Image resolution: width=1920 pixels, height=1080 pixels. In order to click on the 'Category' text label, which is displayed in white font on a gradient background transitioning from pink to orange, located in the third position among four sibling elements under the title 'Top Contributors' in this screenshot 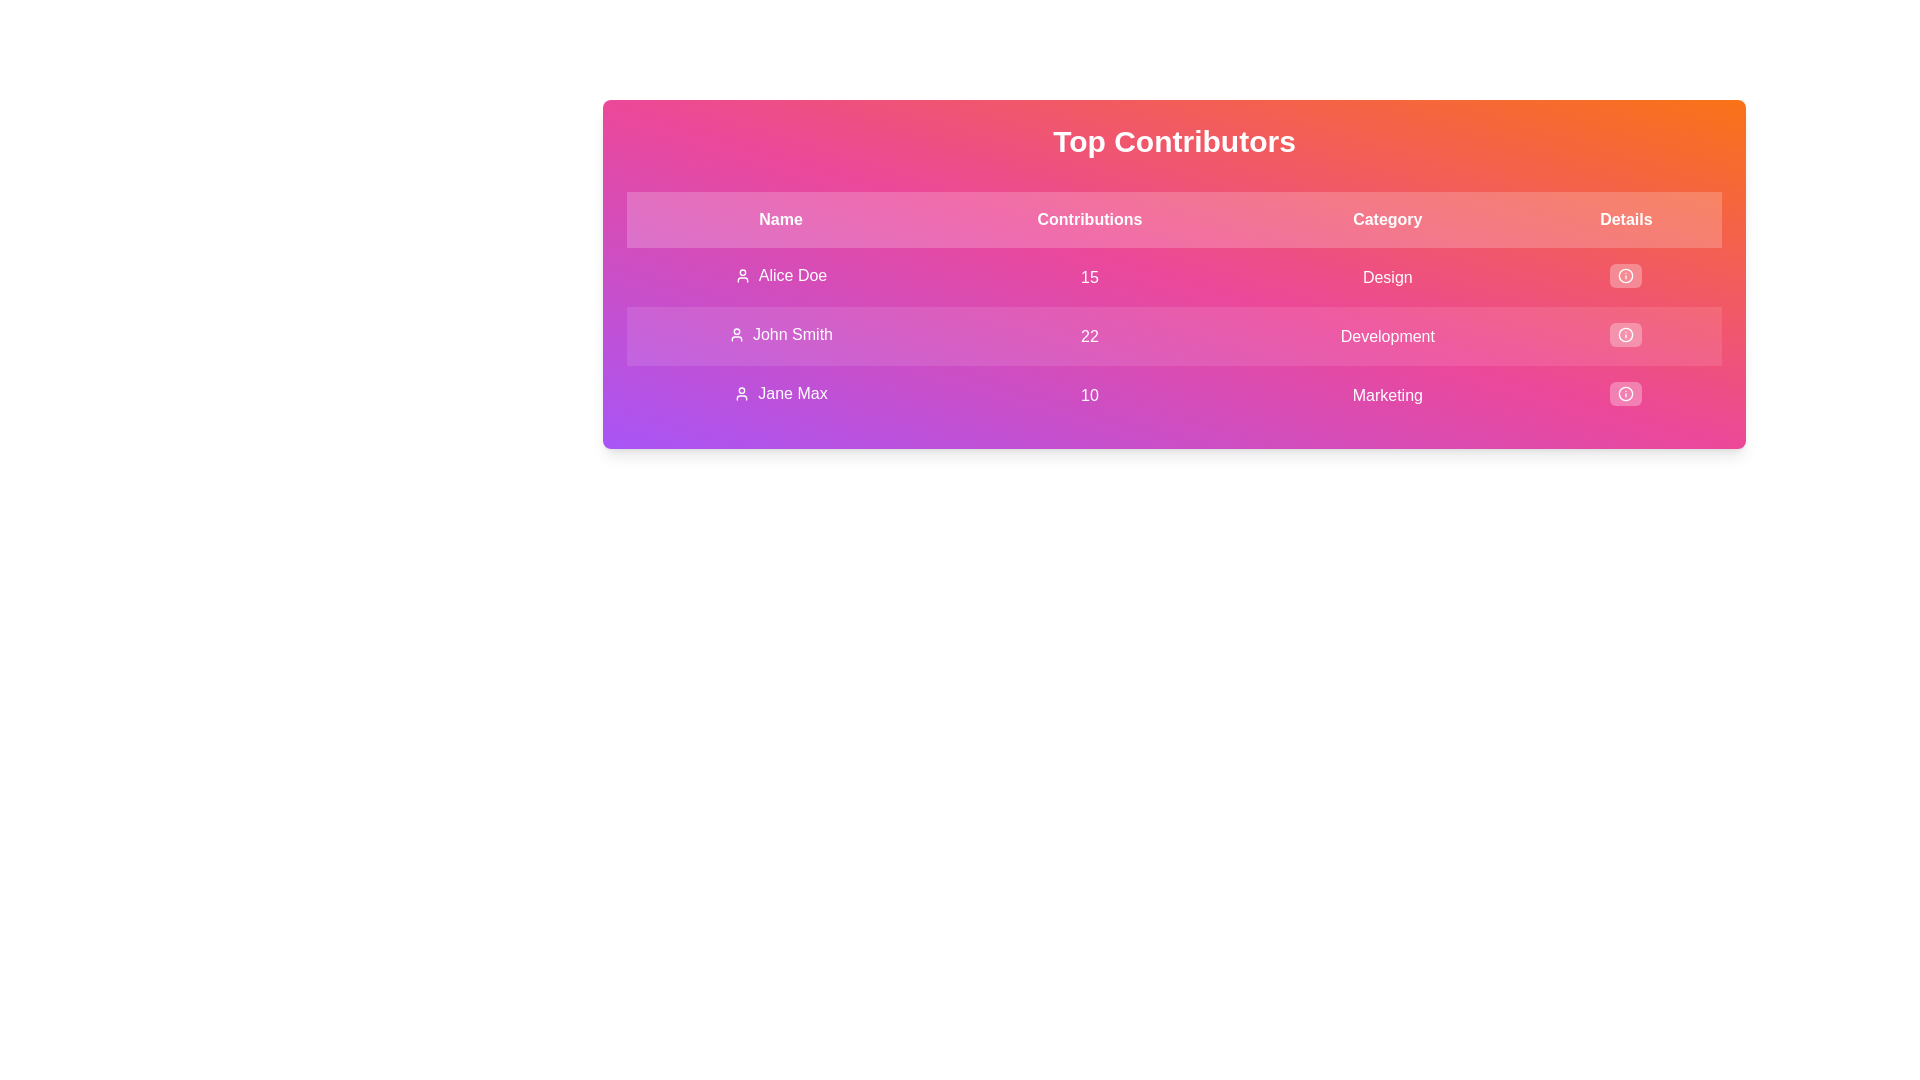, I will do `click(1386, 219)`.